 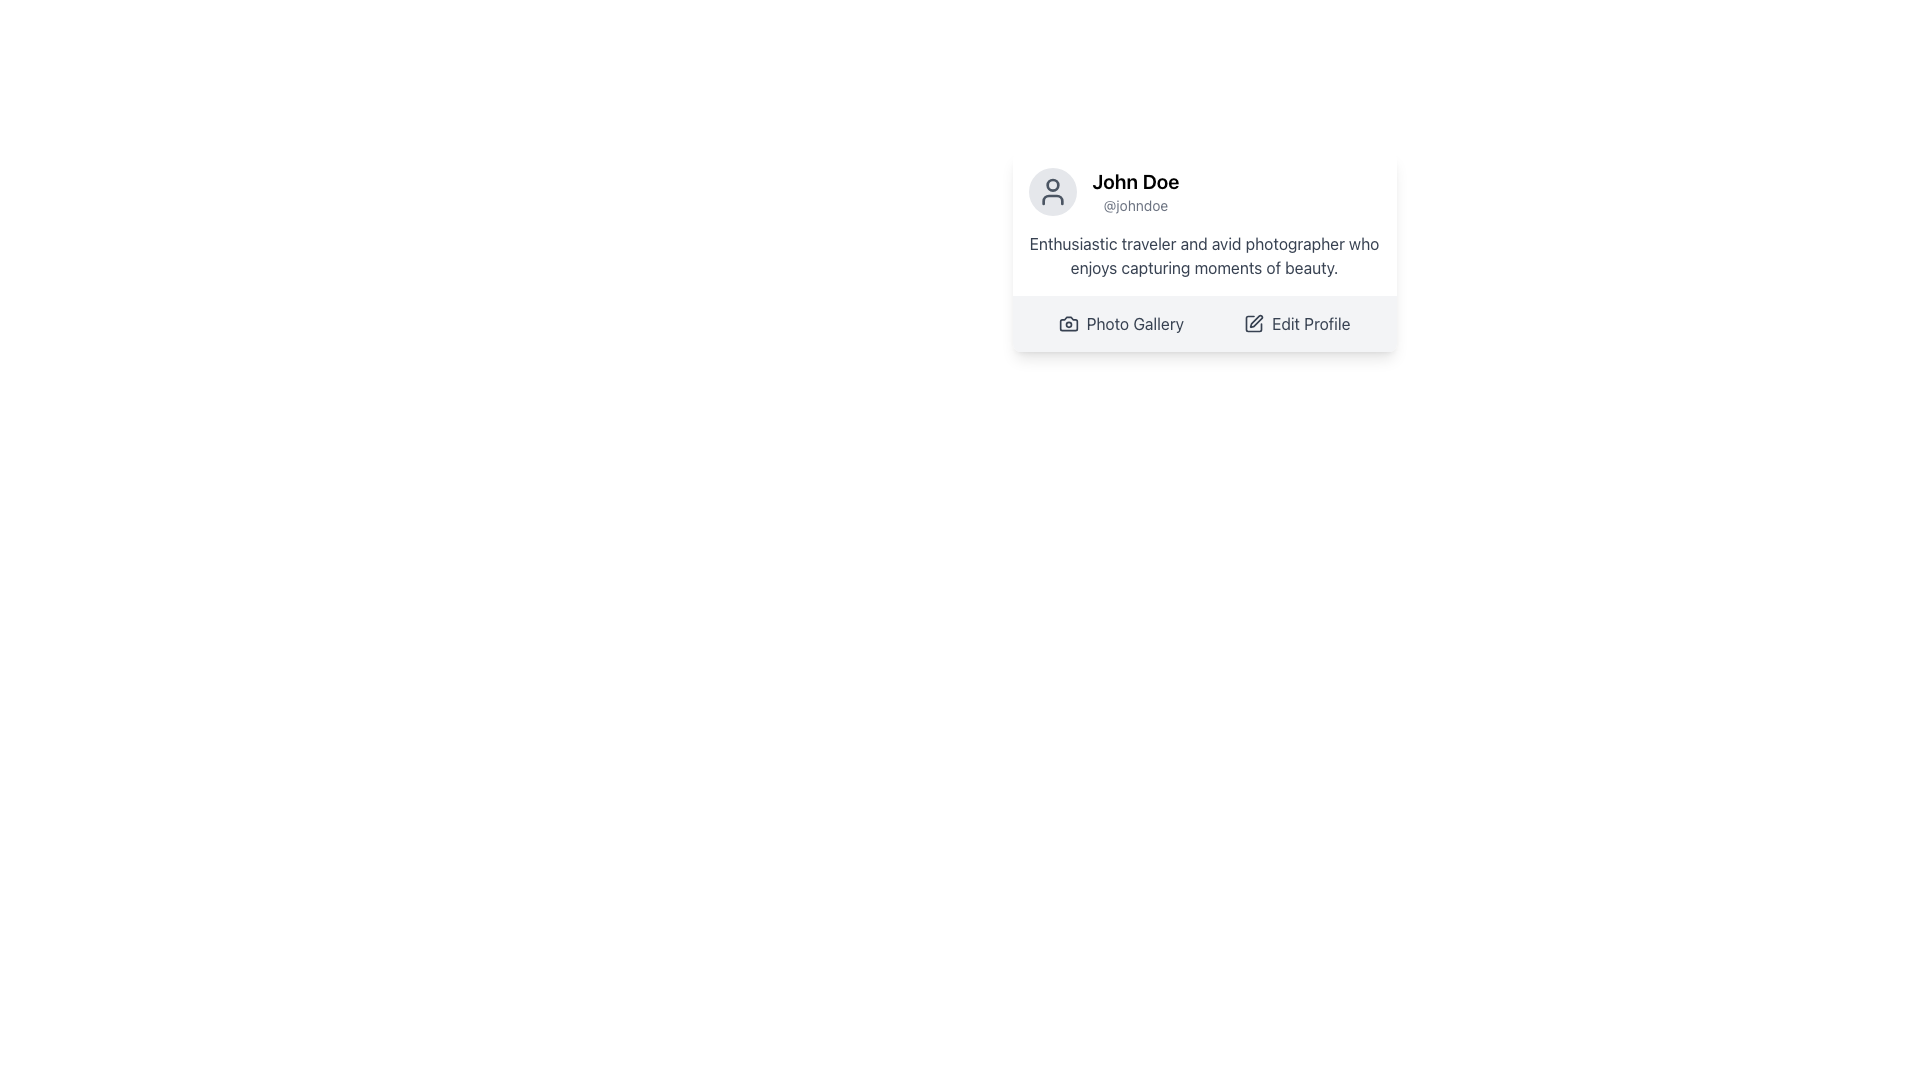 What do you see at coordinates (1203, 254) in the screenshot?
I see `text content located beneath the full name 'John Doe' and username '@johndoe' within the profile card layout` at bounding box center [1203, 254].